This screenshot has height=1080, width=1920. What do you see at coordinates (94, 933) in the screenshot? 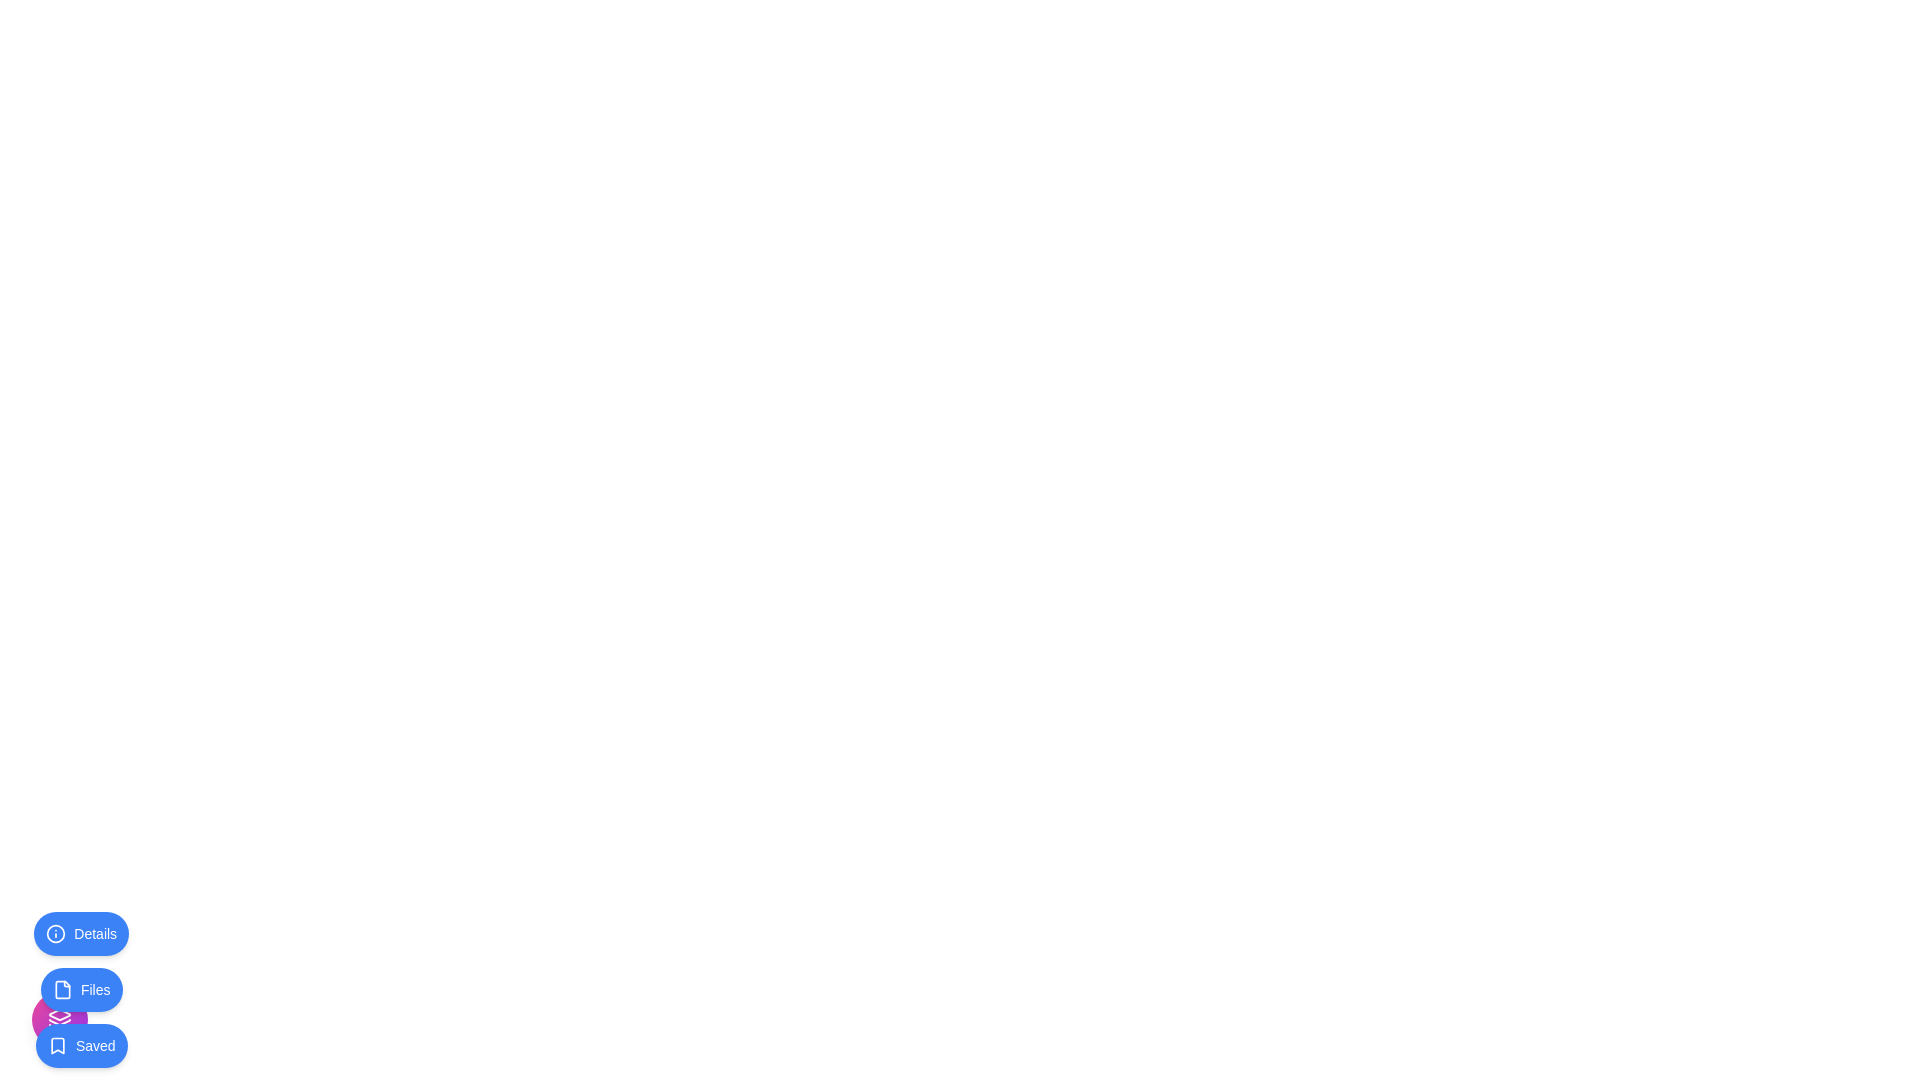
I see `the 'Details' text label styled in white font within a blue button located at the bottom-left section of vertically-stacked buttons` at bounding box center [94, 933].